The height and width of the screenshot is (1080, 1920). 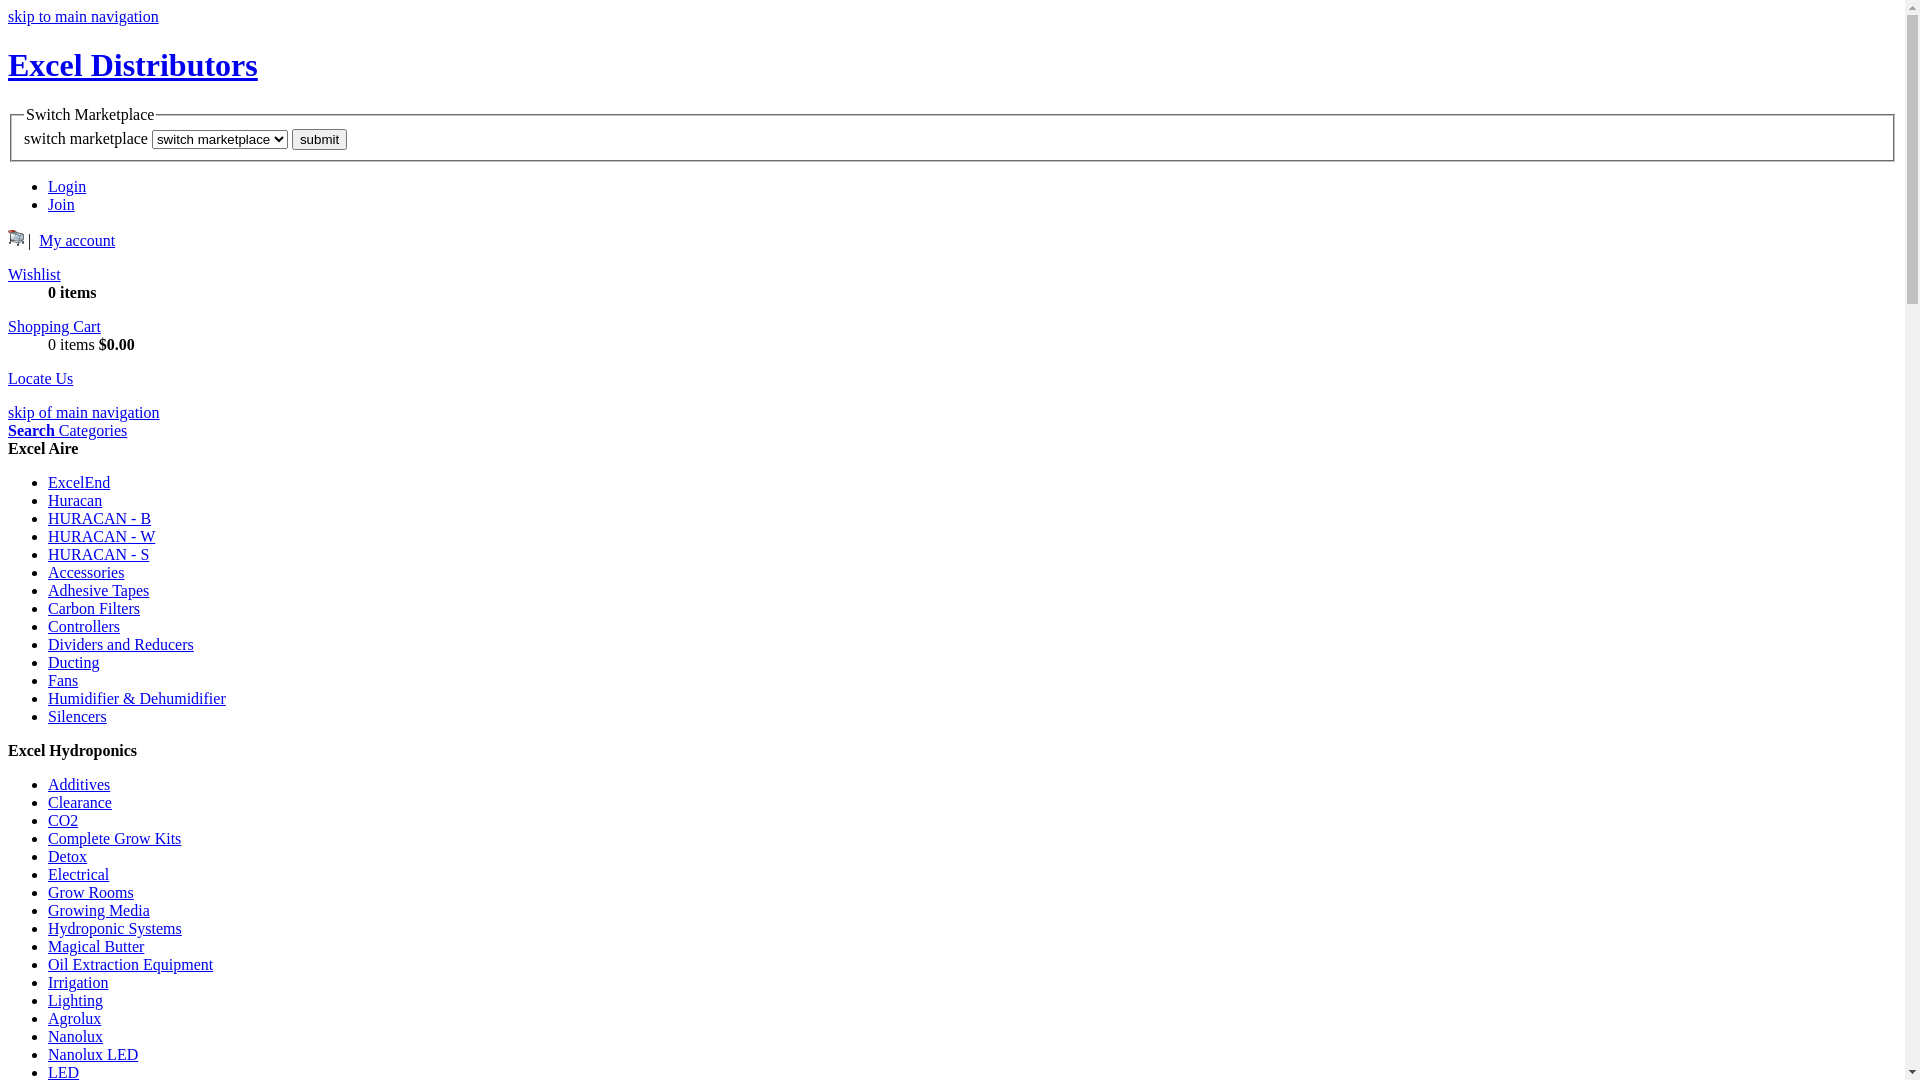 What do you see at coordinates (113, 838) in the screenshot?
I see `'Complete Grow Kits'` at bounding box center [113, 838].